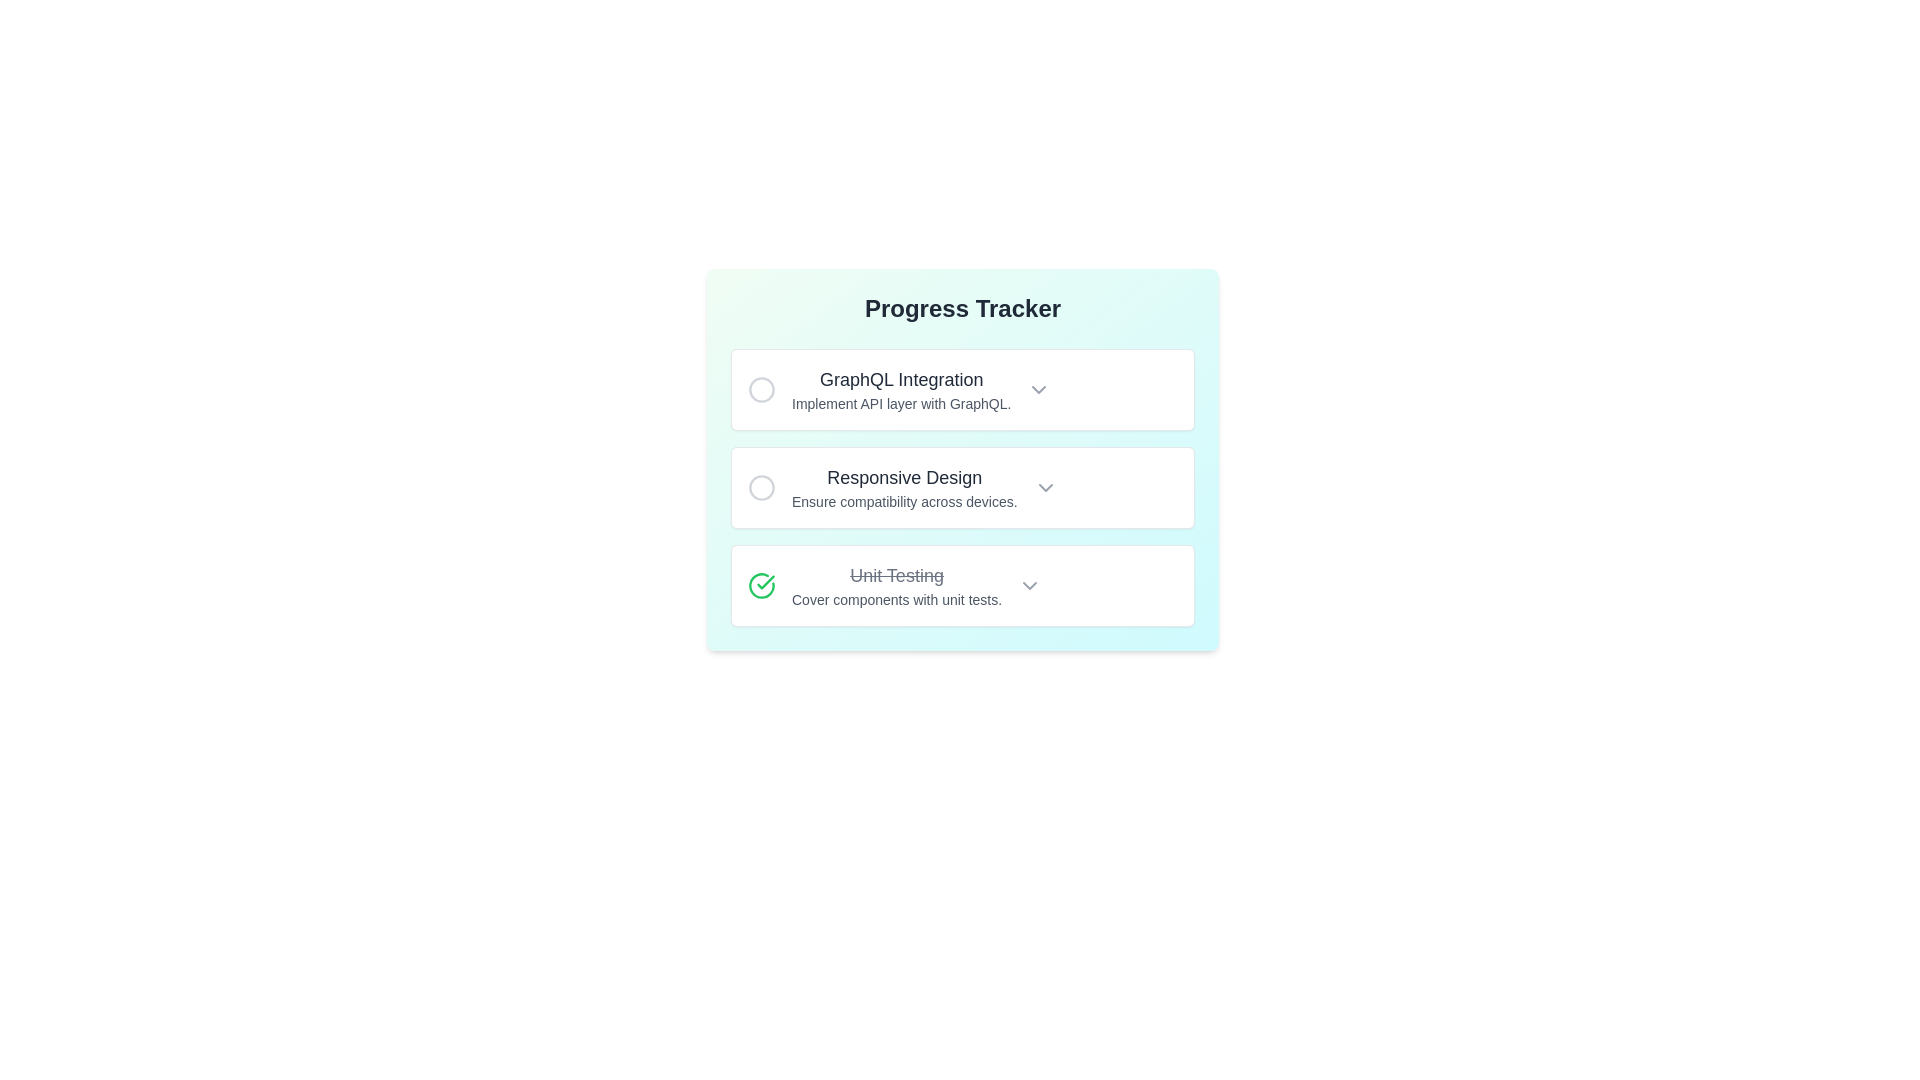  What do you see at coordinates (903, 488) in the screenshot?
I see `the Text block element that contains the heading 'Responsive Design' and the subtext 'Ensure compatibility across devices.' This element is the second item in the 'Progress Tracker' list` at bounding box center [903, 488].